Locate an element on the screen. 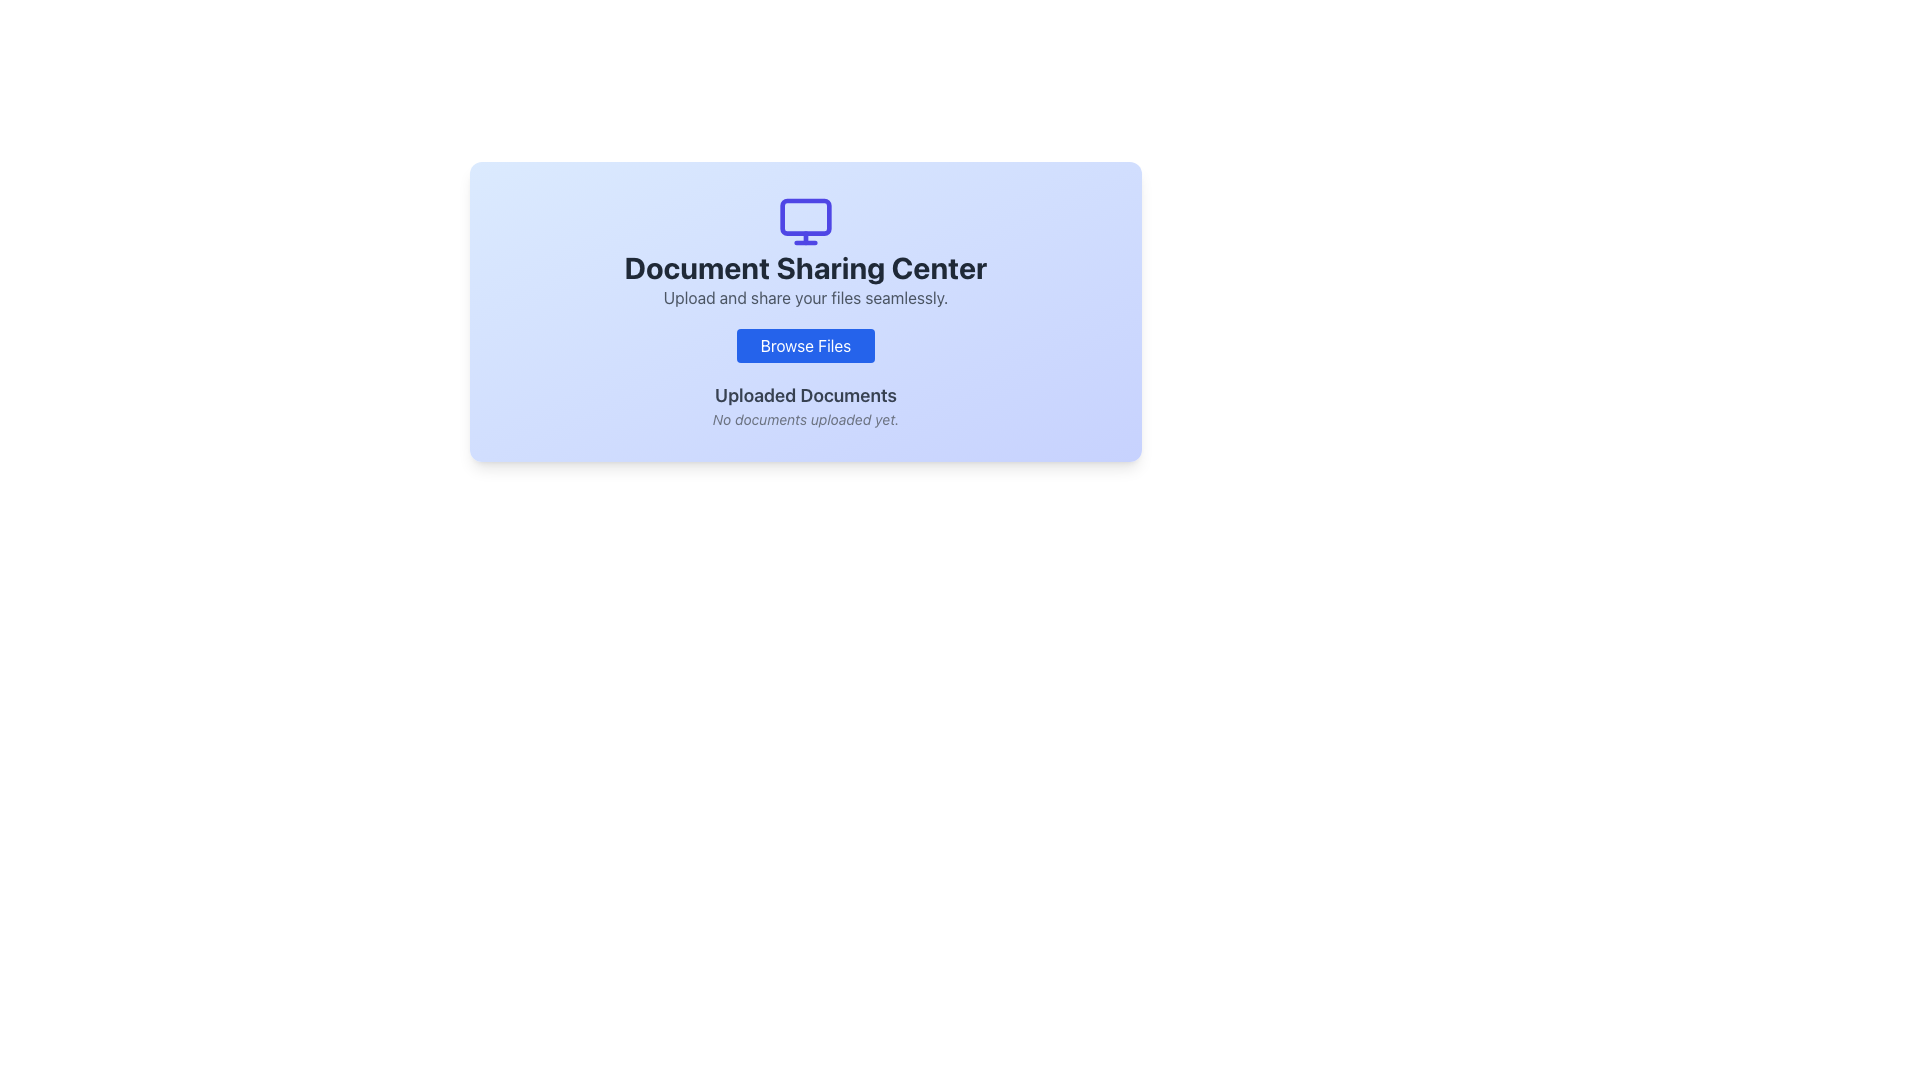 The width and height of the screenshot is (1920, 1080). the text element that reads 'Document Sharing Center', which is styled in a bold, large dark gray font against a light blue background, positioned below a monitor icon and above the description text is located at coordinates (806, 266).